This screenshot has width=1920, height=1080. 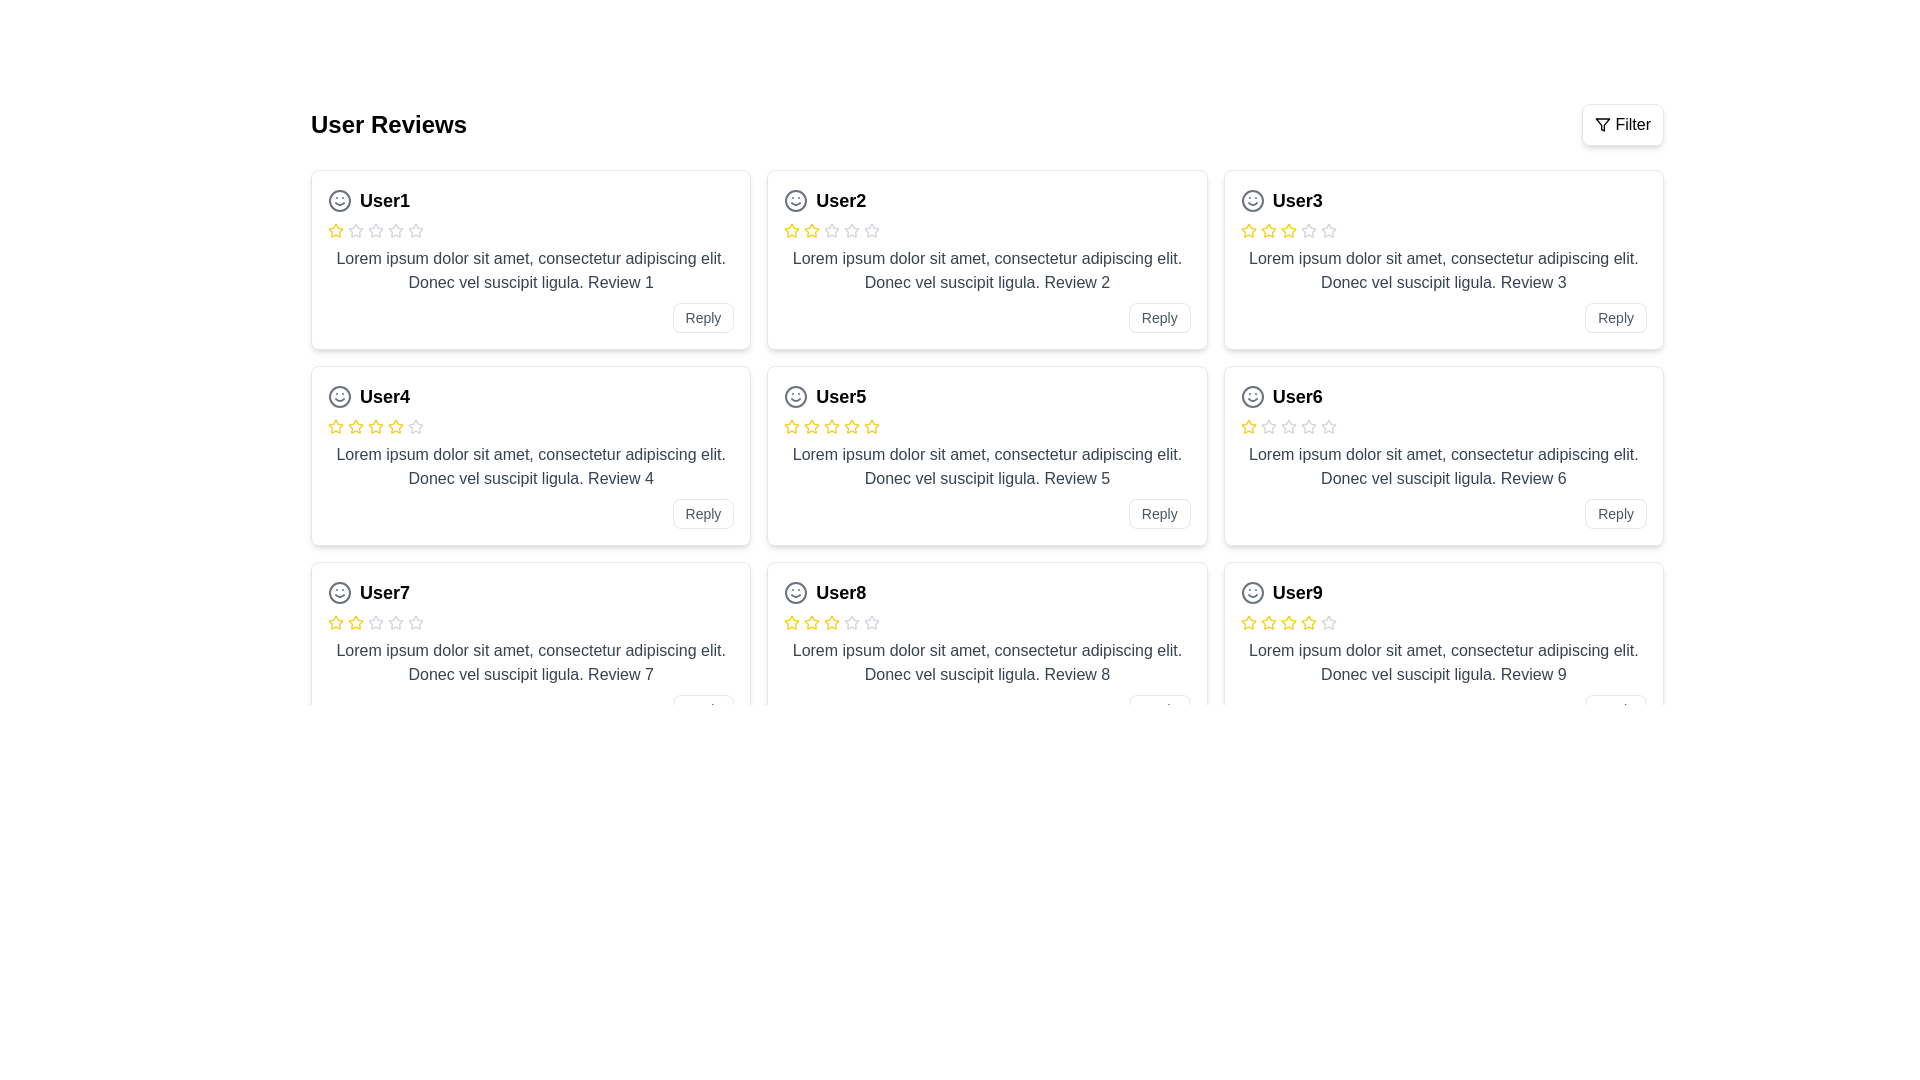 I want to click on the third star icon in the User2 review card to indicate a rating on the five-level rating system, so click(x=812, y=230).